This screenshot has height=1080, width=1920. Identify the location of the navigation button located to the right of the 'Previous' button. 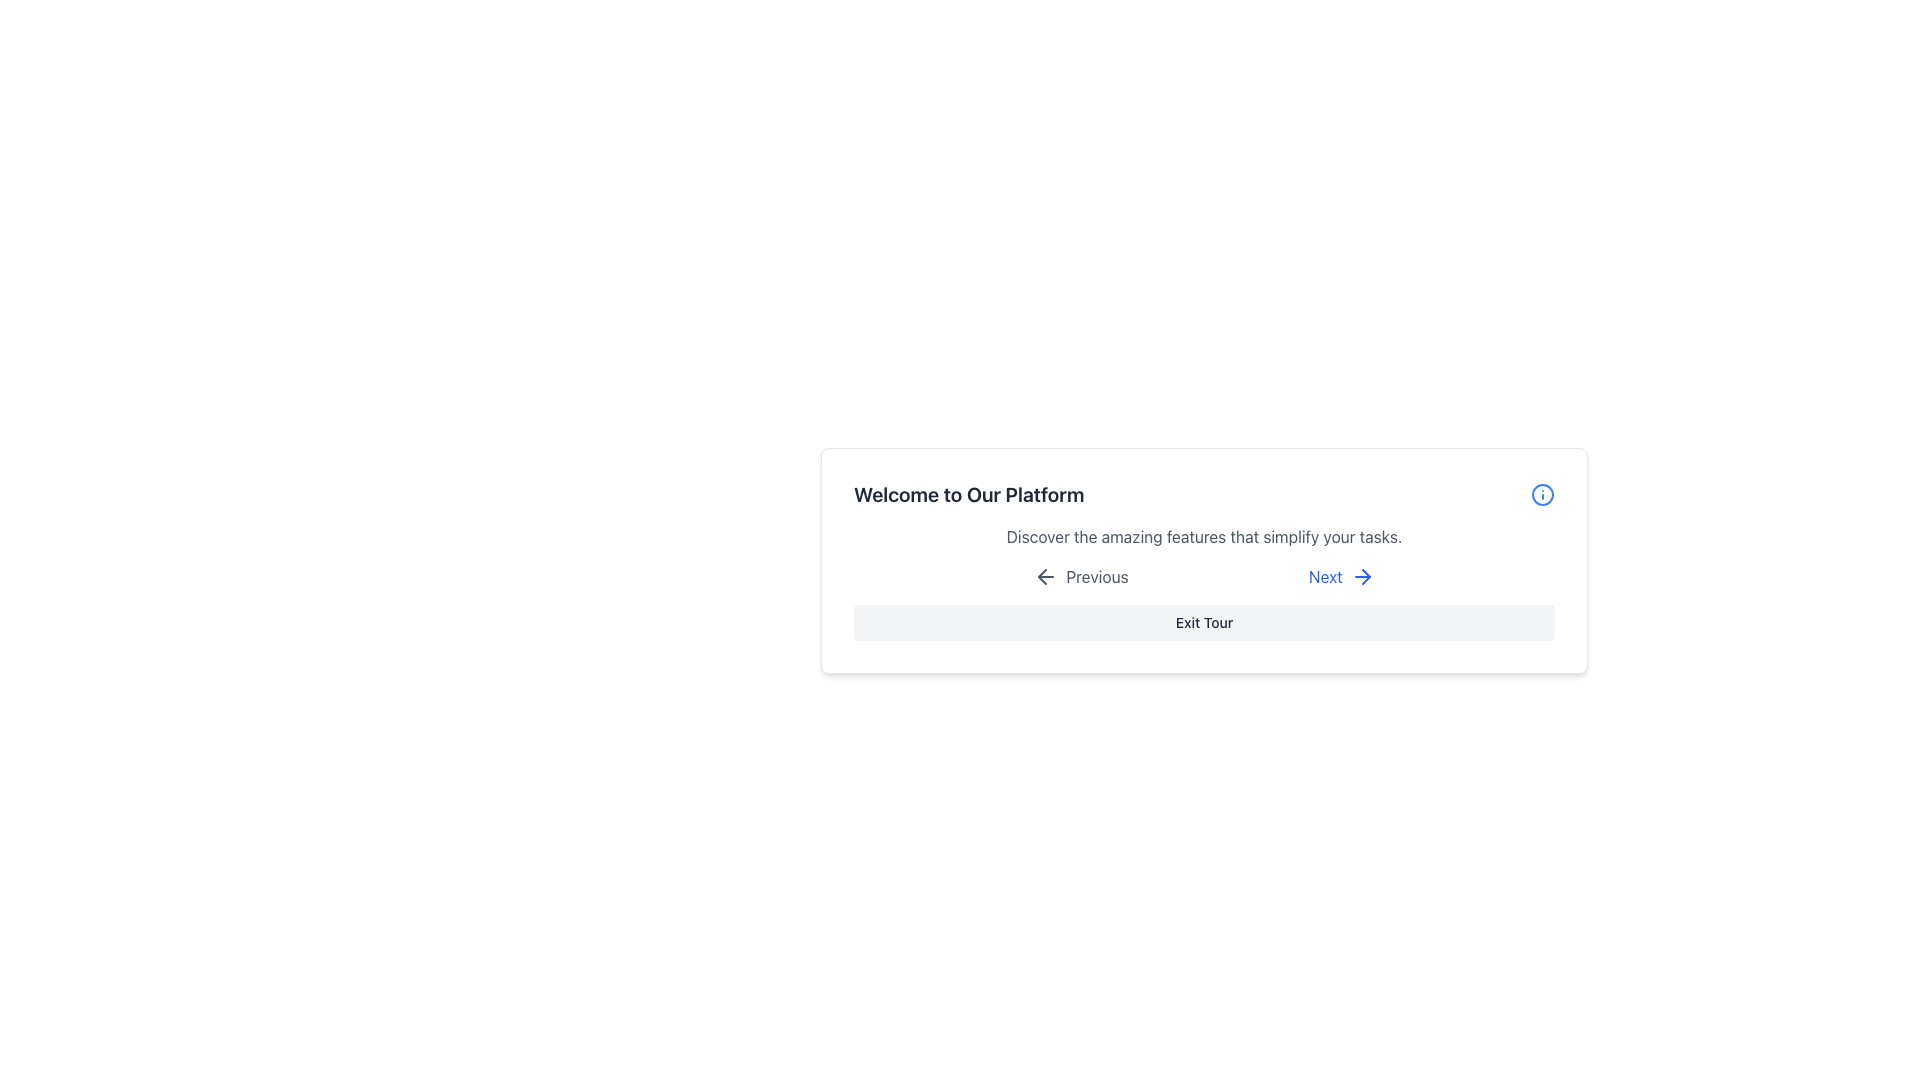
(1341, 577).